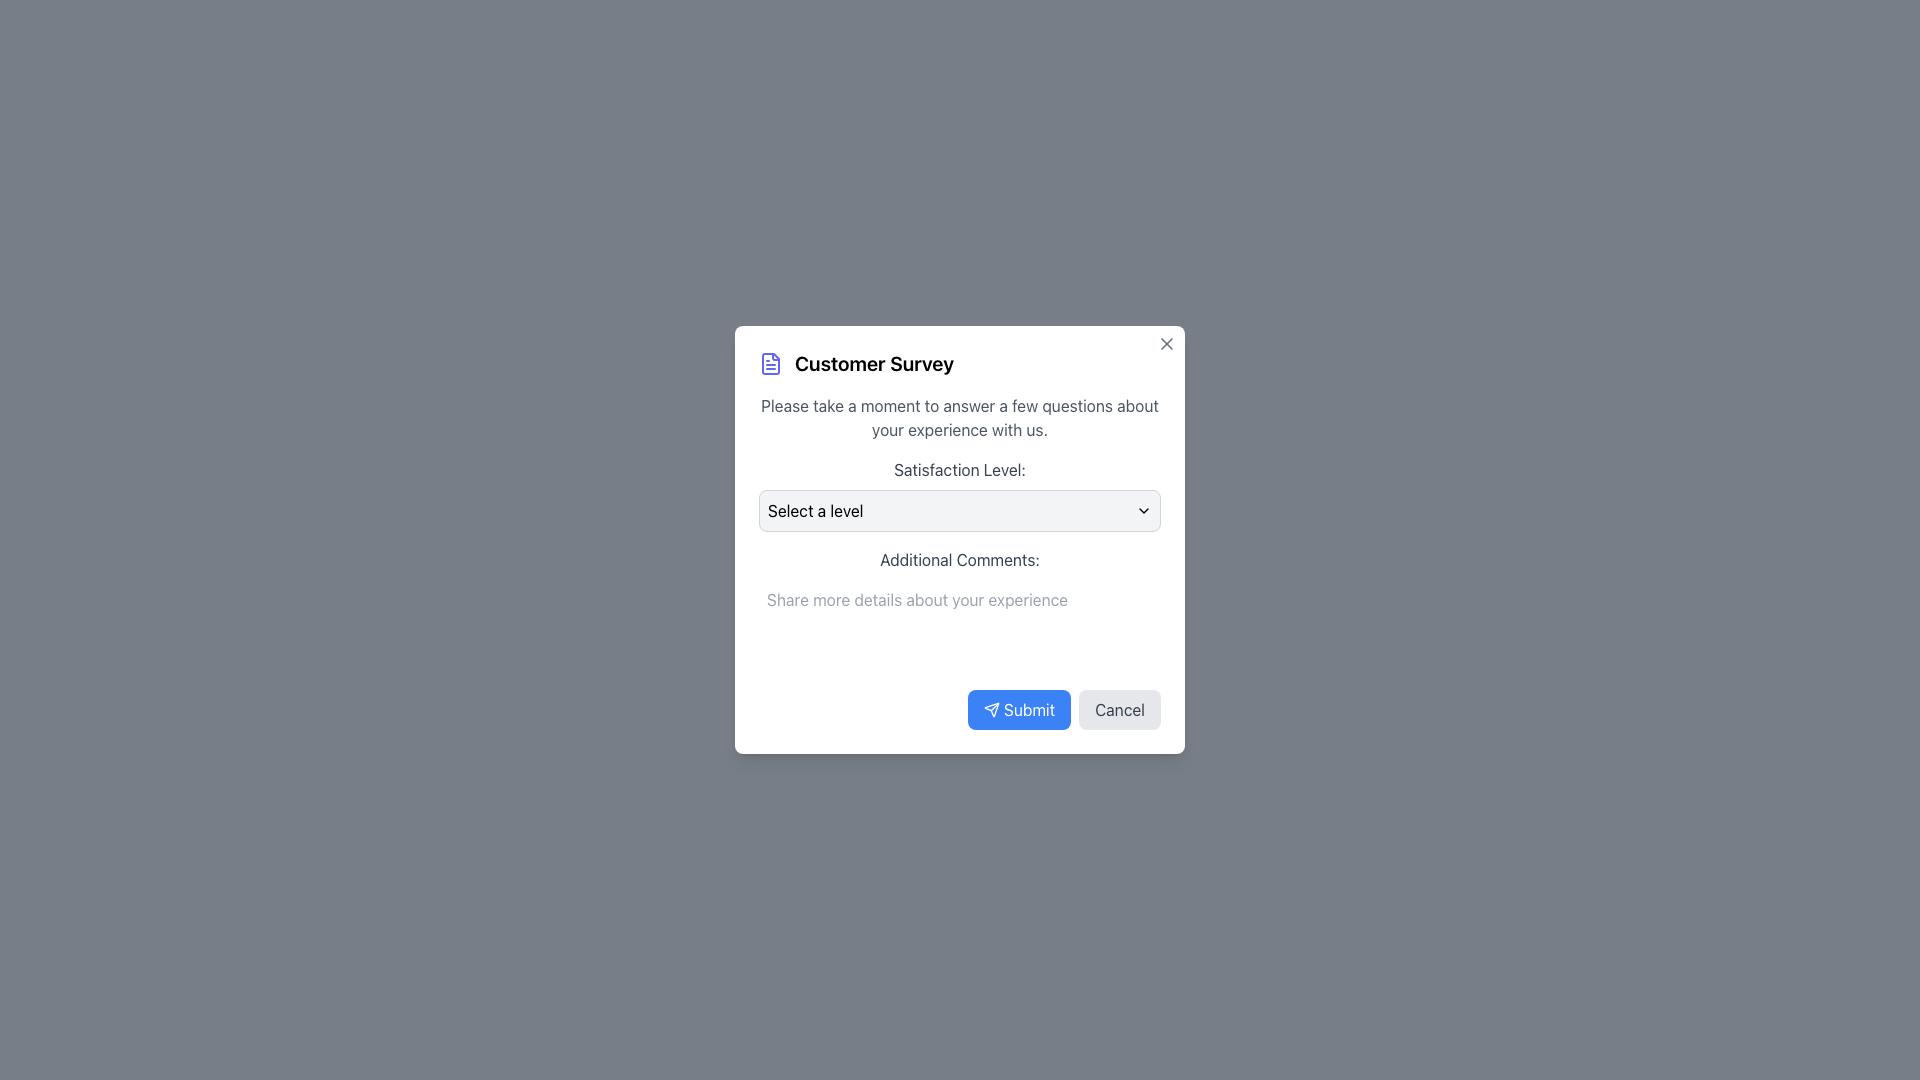 This screenshot has height=1080, width=1920. I want to click on the informational text label guiding the user to begin answering questions related to their experience with the system, located below the 'Customer Survey' header, so click(960, 416).